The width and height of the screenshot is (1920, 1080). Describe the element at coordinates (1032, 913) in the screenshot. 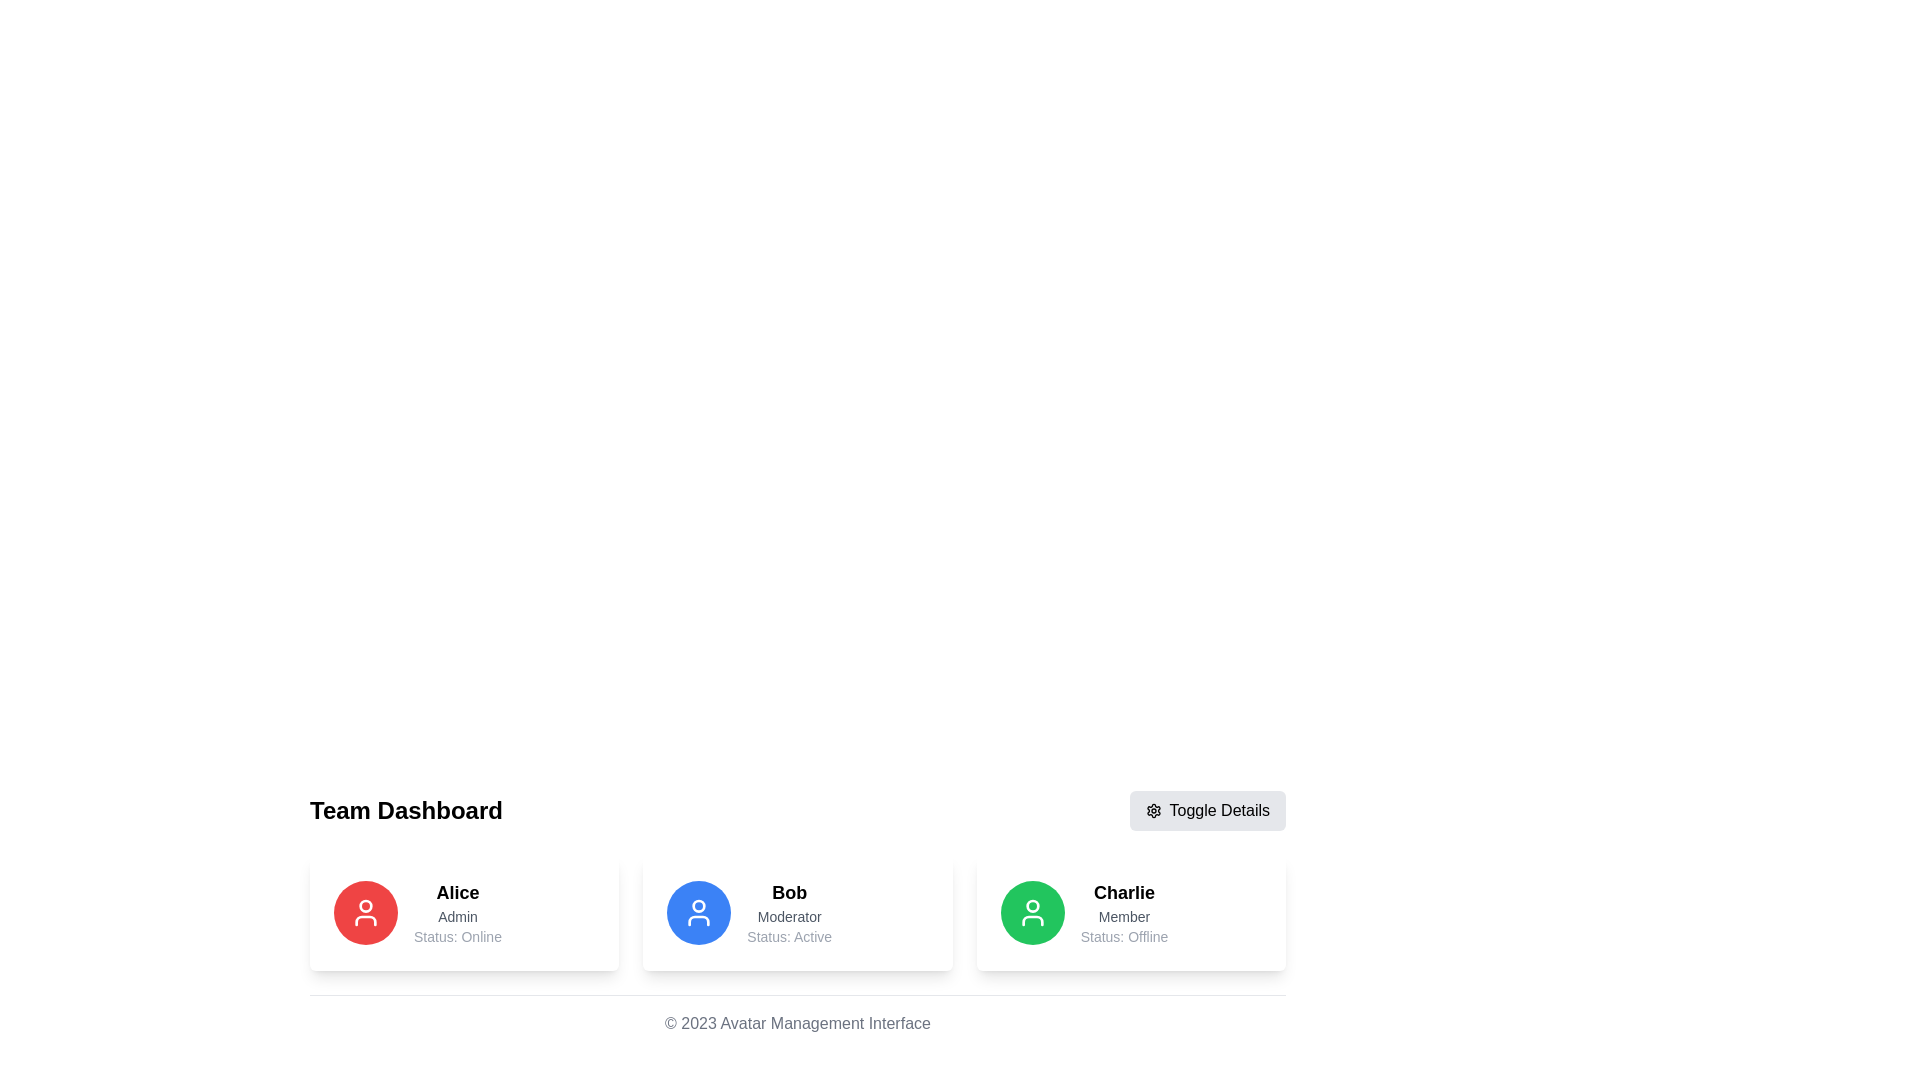

I see `the user avatar icon representing 'Charlie' within the card layout, which is the third card at the bottom of the interface` at that location.